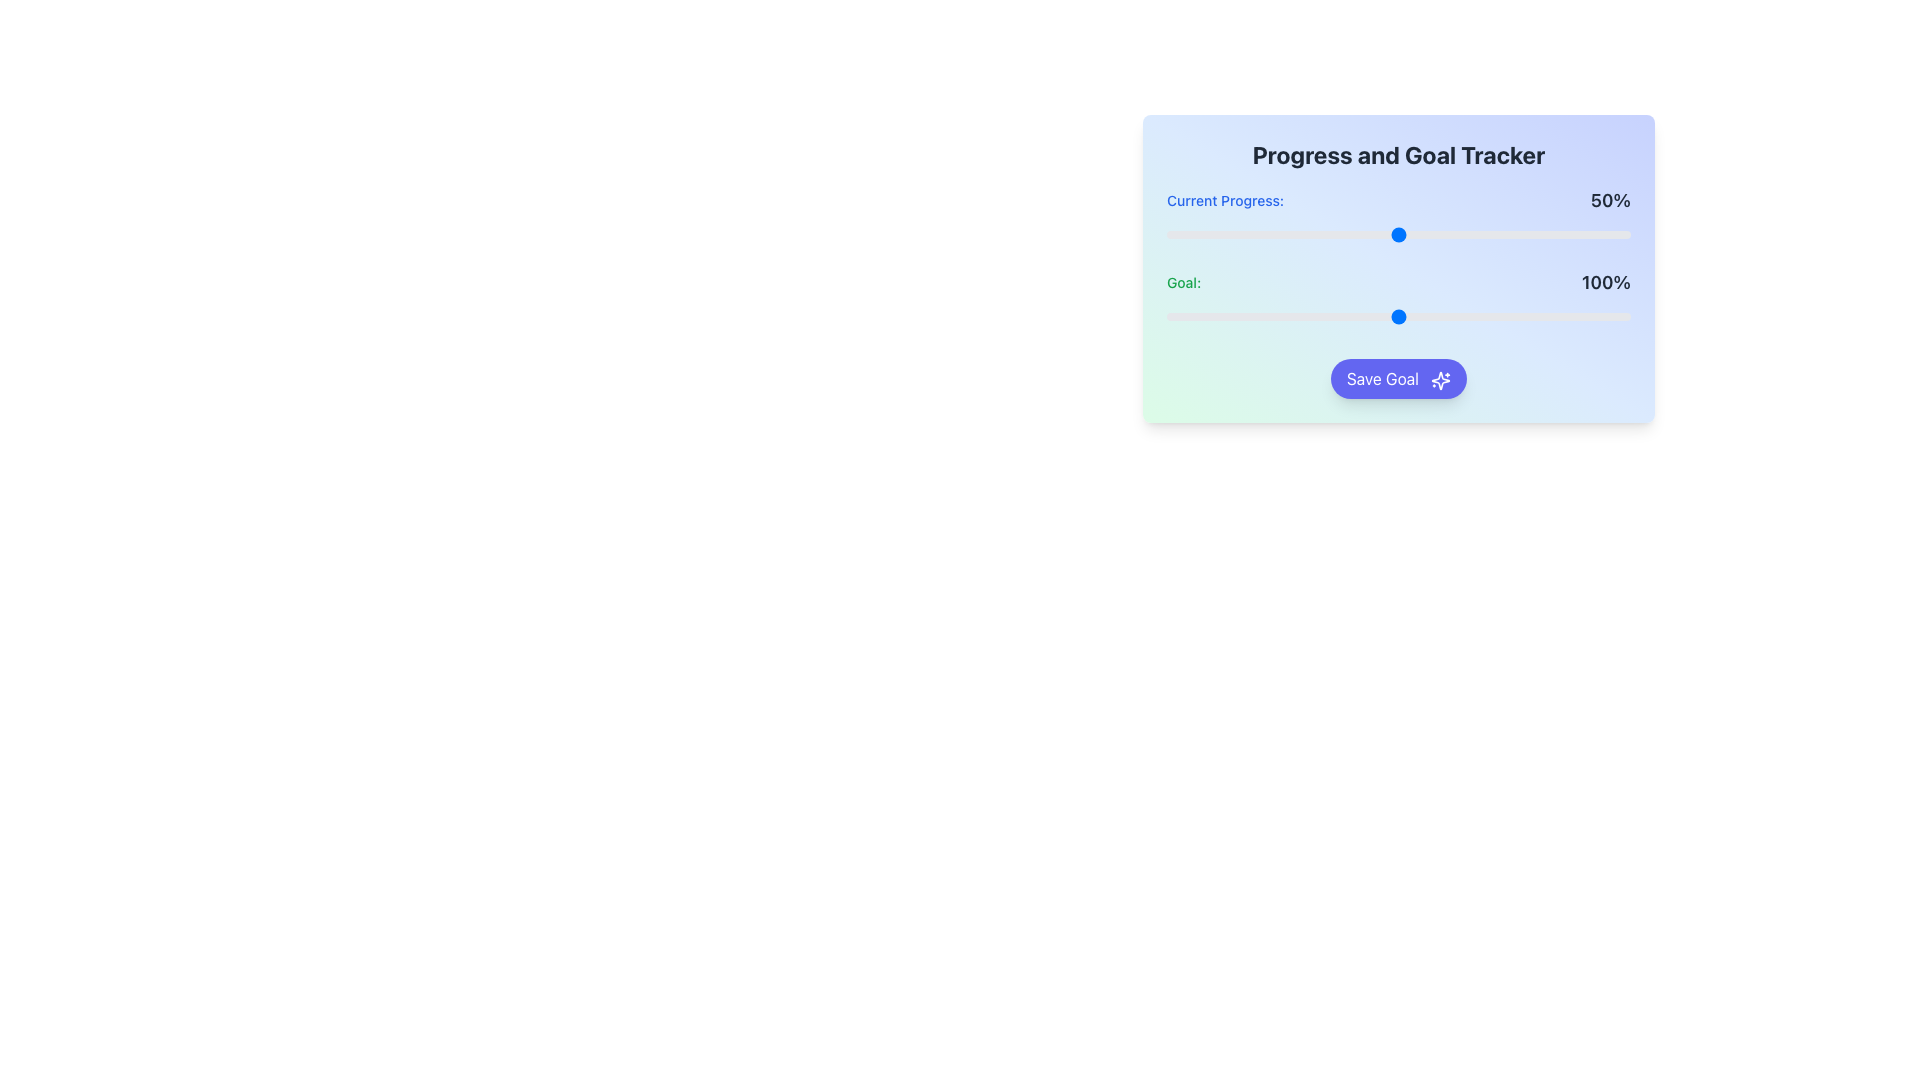 This screenshot has height=1080, width=1920. What do you see at coordinates (1397, 378) in the screenshot?
I see `the save button located below the progress and goal sliders` at bounding box center [1397, 378].